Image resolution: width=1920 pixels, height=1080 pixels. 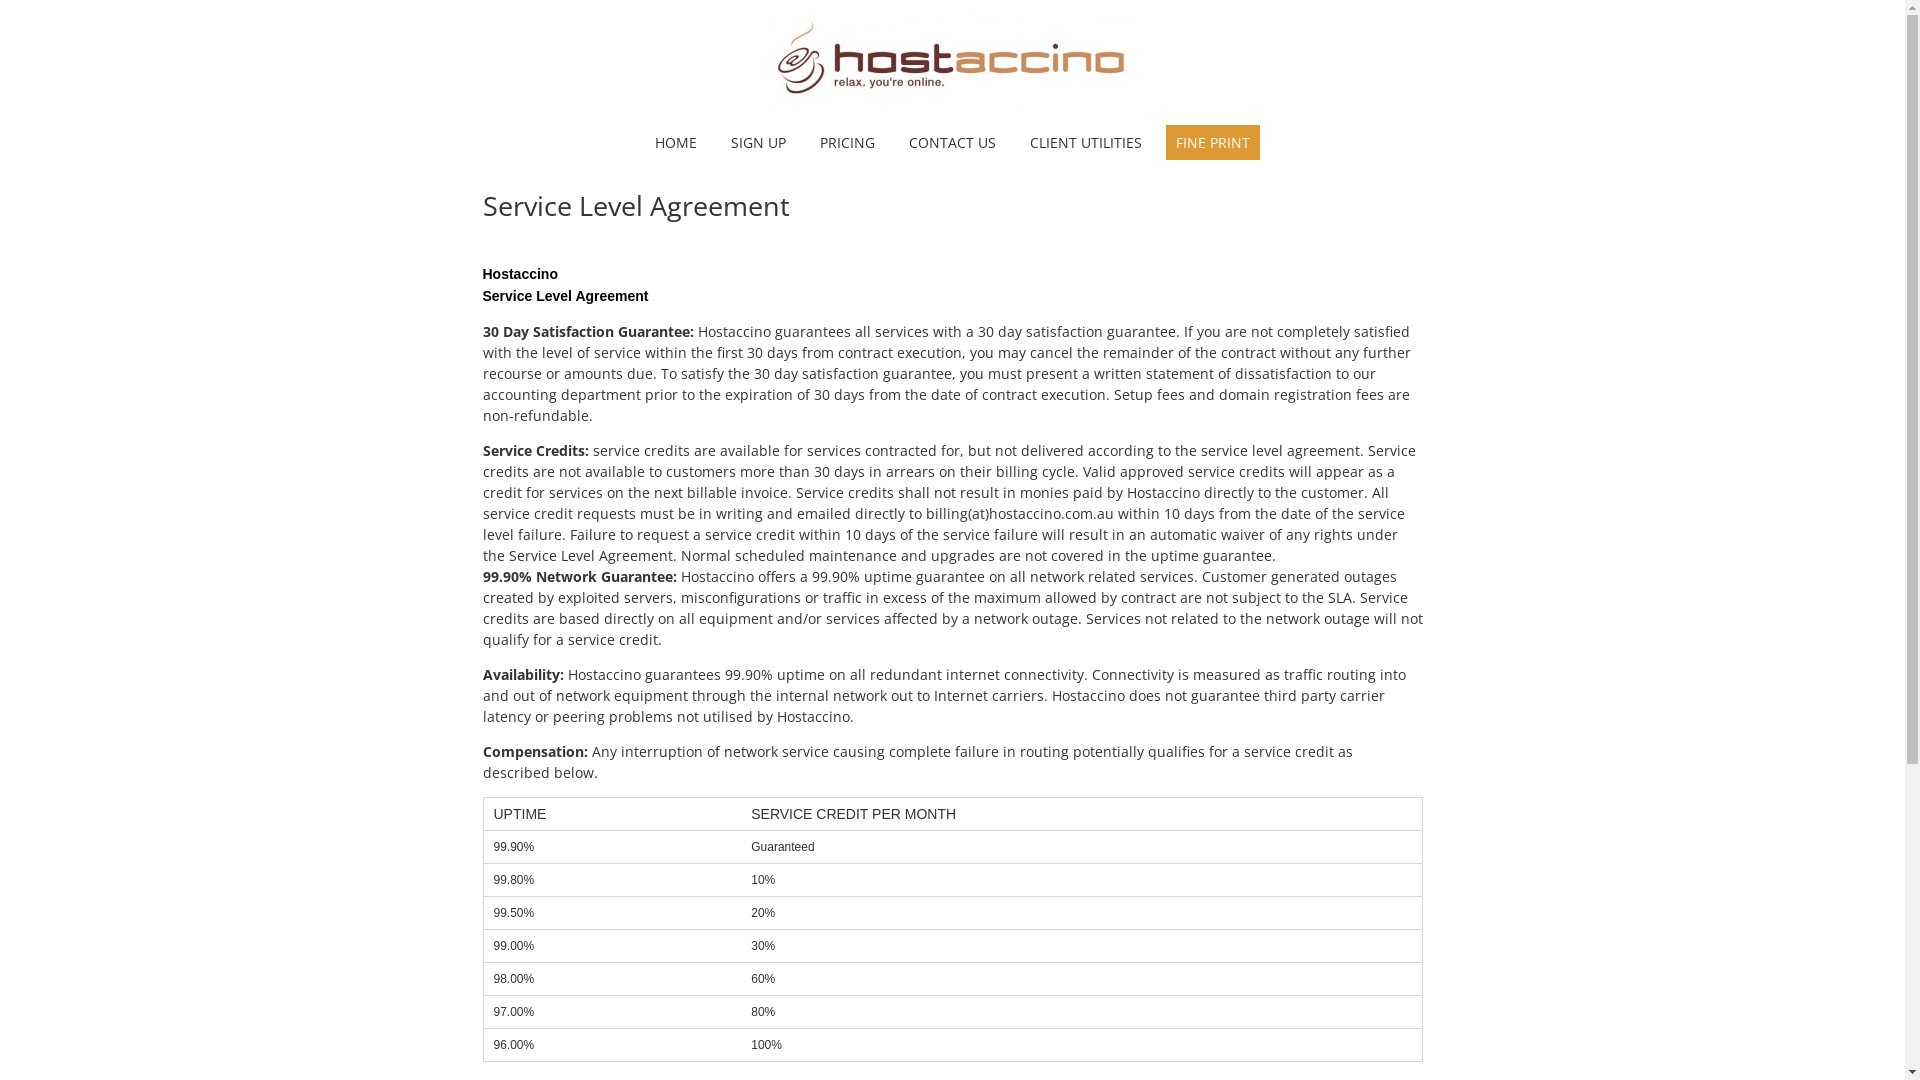 What do you see at coordinates (1084, 141) in the screenshot?
I see `'CLIENT UTILITIES'` at bounding box center [1084, 141].